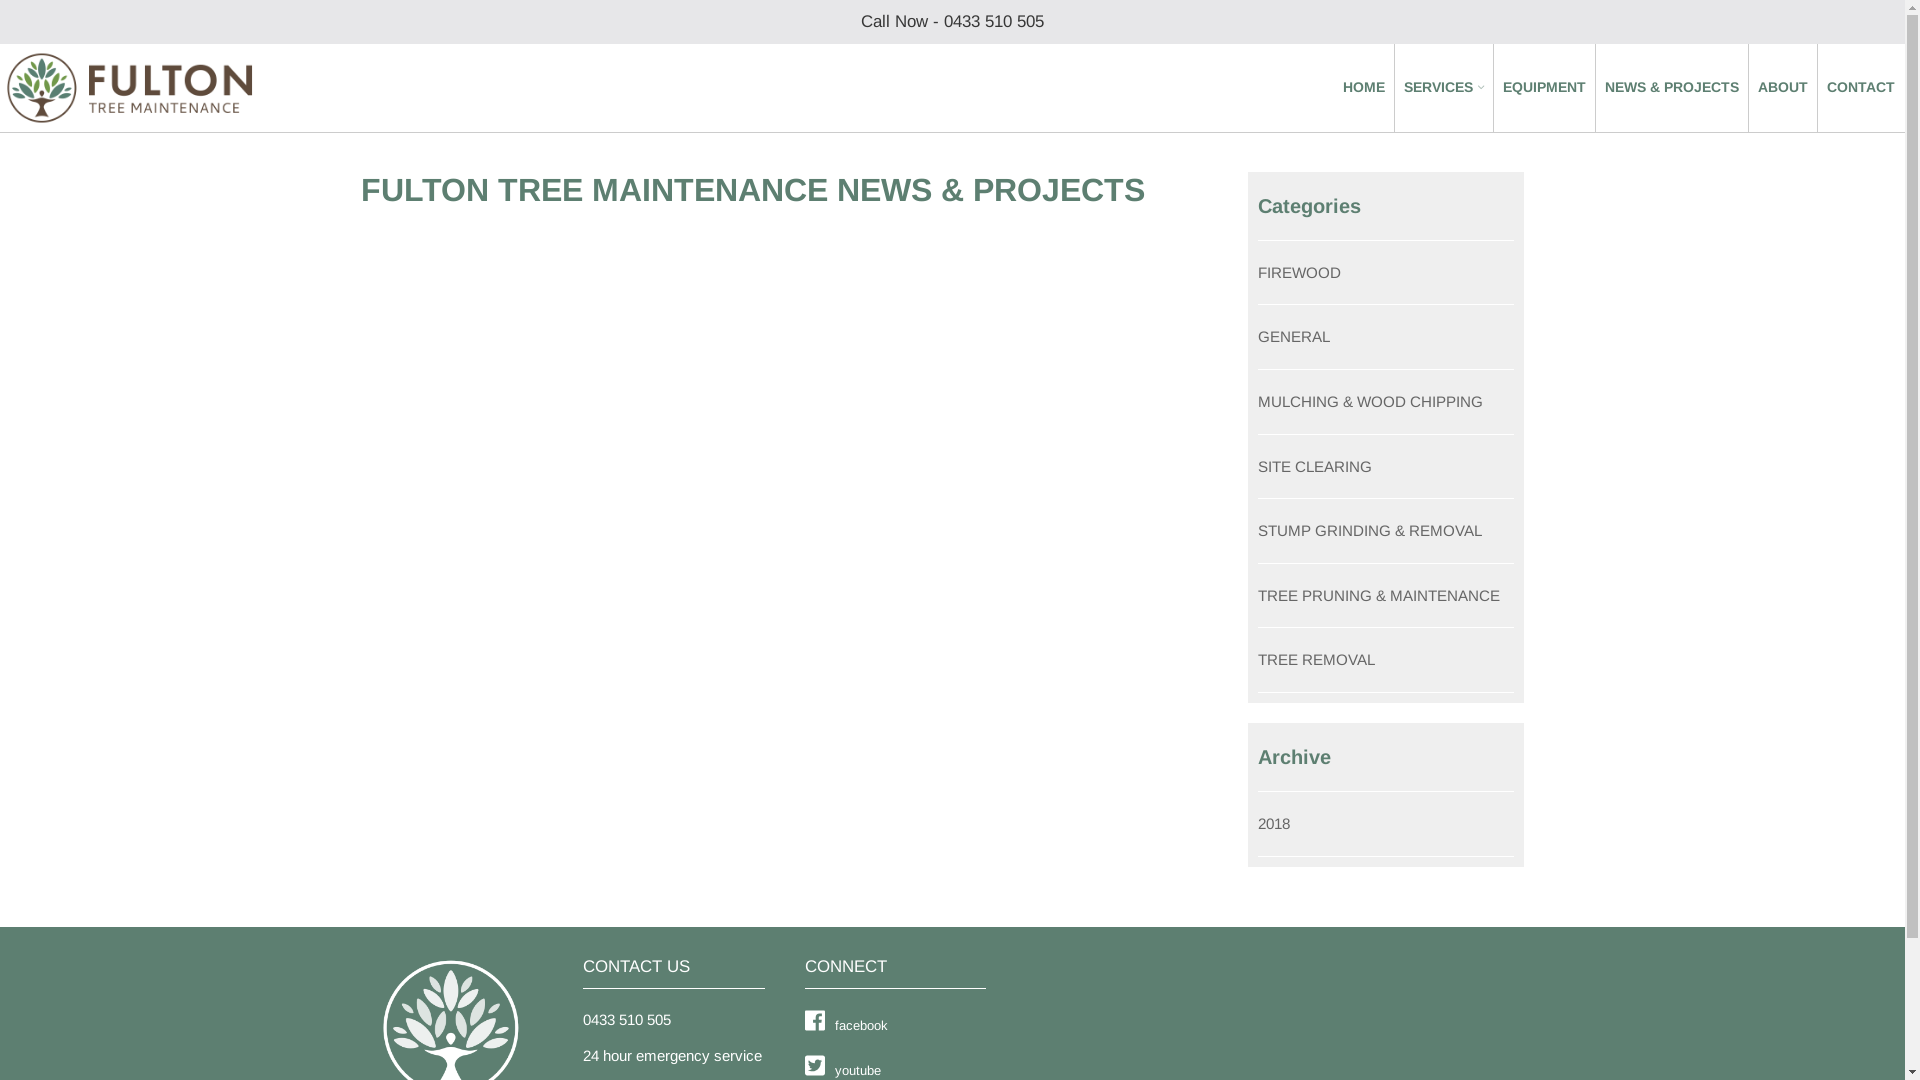  Describe the element at coordinates (1343, 87) in the screenshot. I see `'HOME'` at that location.